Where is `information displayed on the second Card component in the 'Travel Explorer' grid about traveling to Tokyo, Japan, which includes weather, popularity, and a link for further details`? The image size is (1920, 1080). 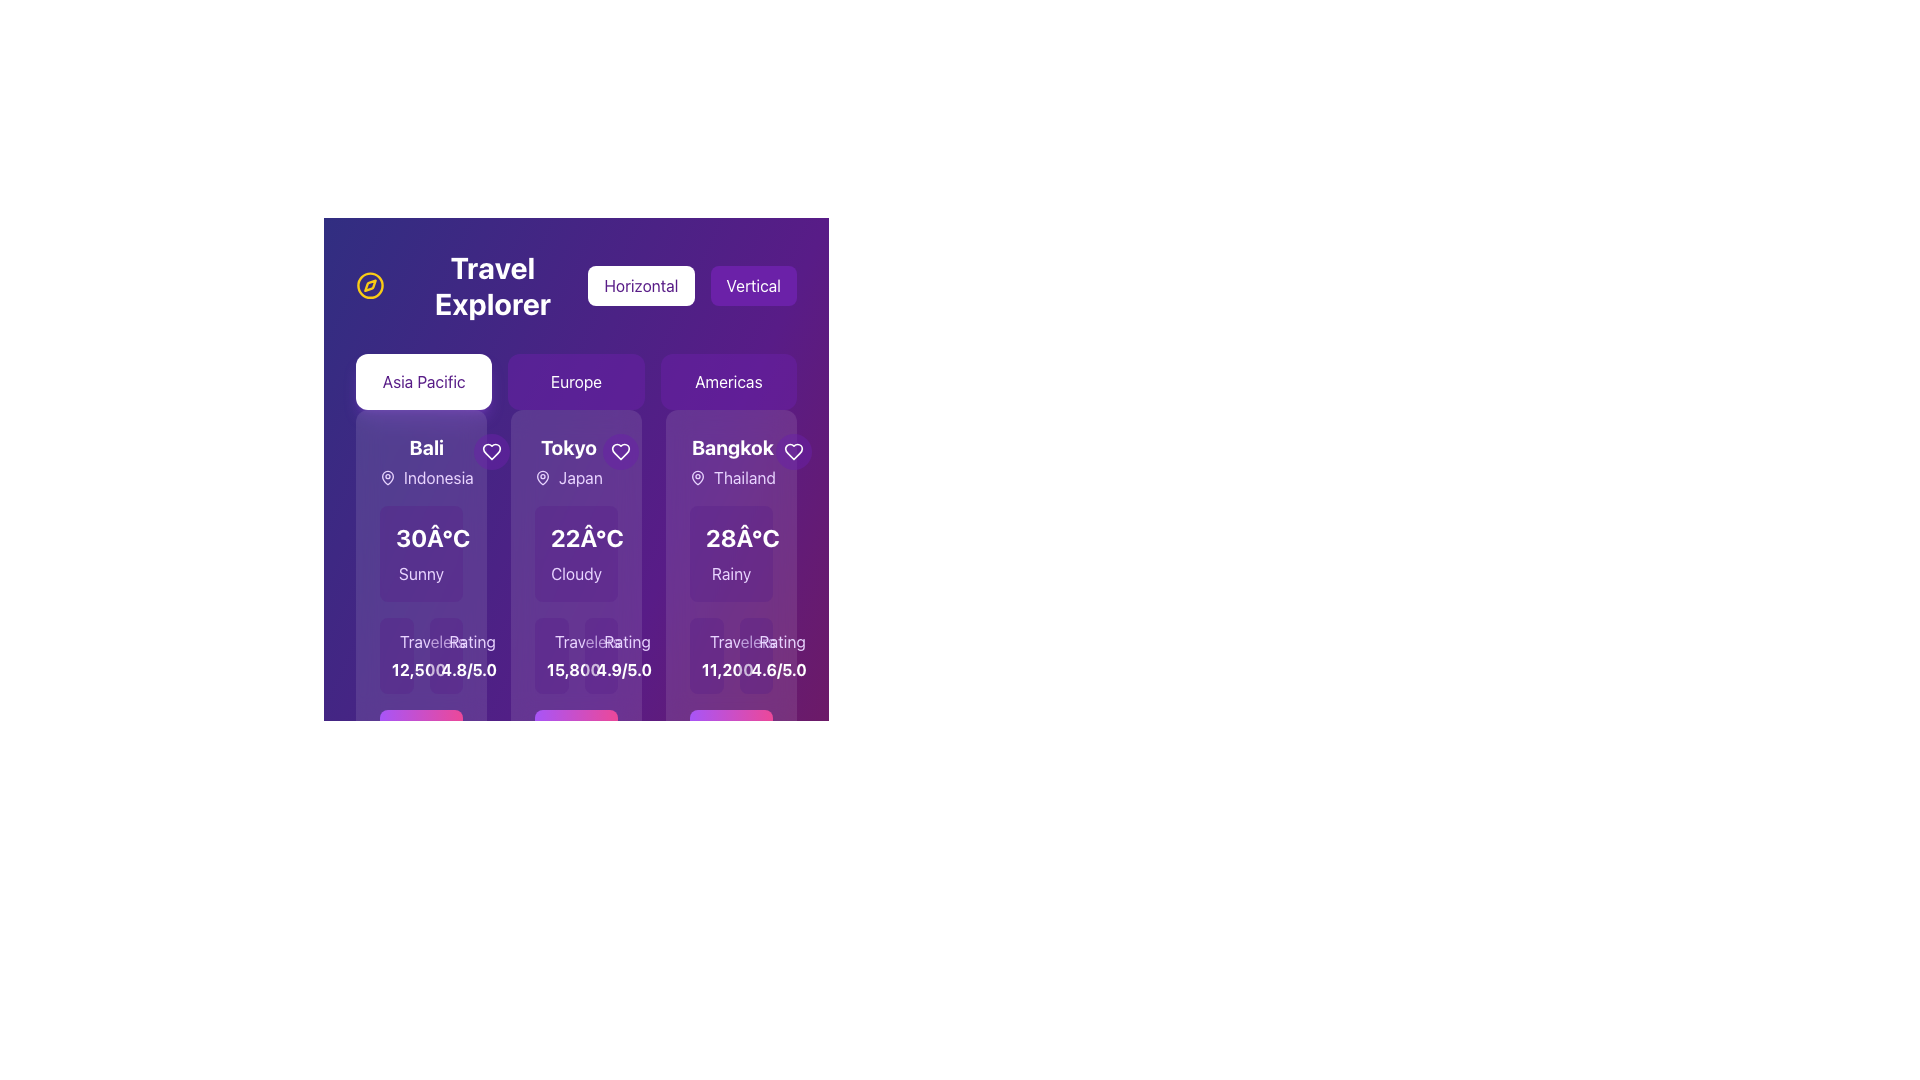
information displayed on the second Card component in the 'Travel Explorer' grid about traveling to Tokyo, Japan, which includes weather, popularity, and a link for further details is located at coordinates (575, 607).